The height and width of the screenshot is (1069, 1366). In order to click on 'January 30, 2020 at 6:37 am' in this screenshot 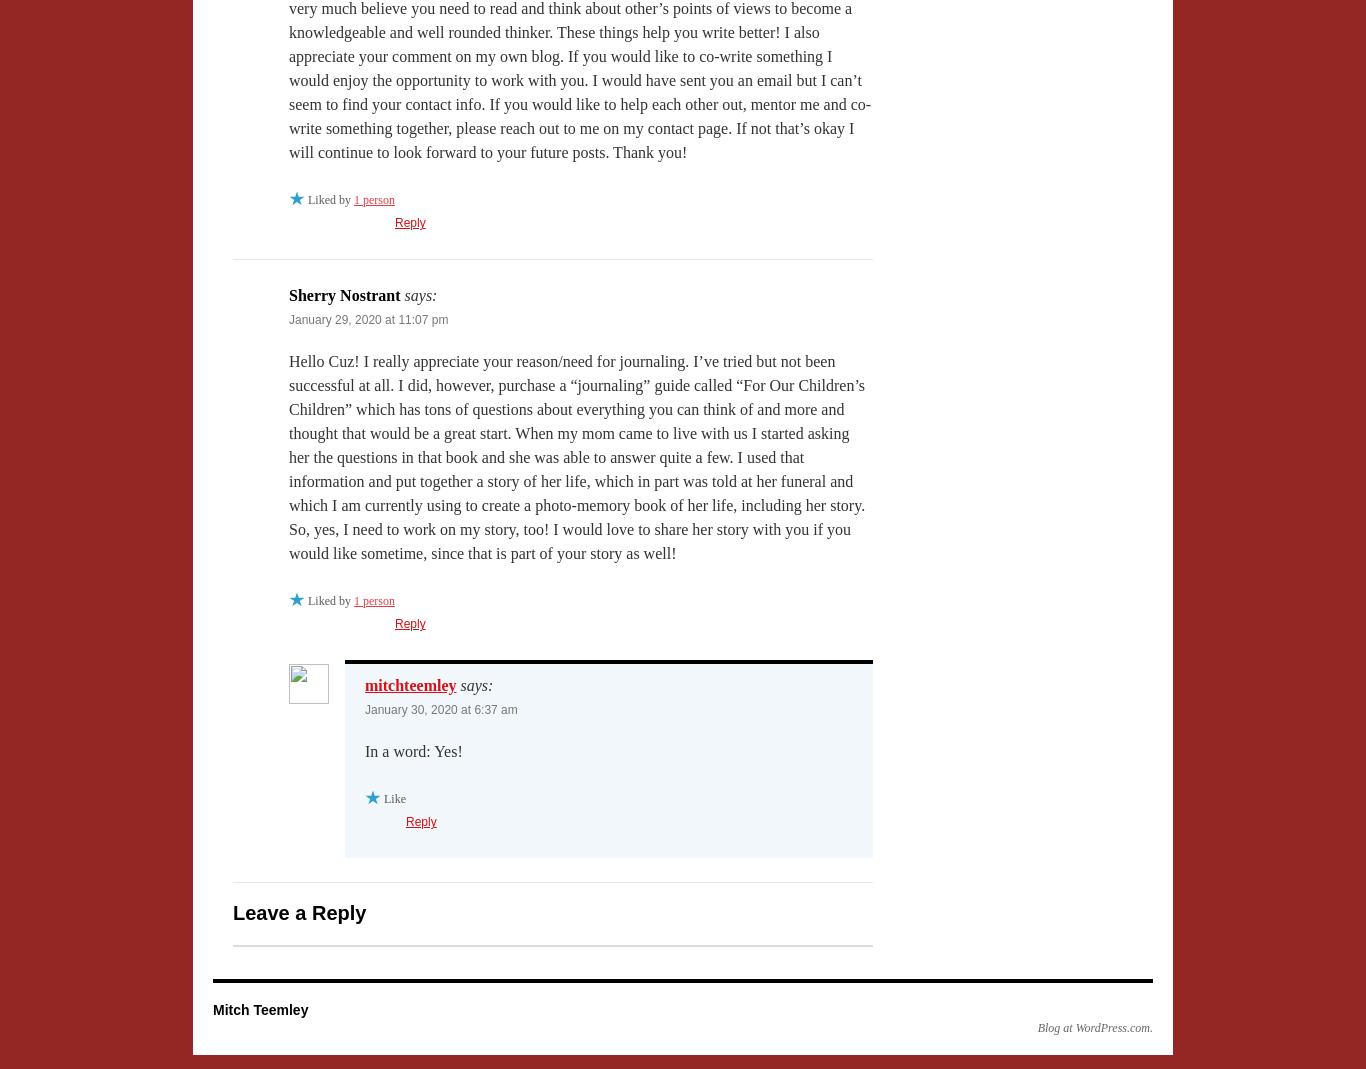, I will do `click(439, 709)`.